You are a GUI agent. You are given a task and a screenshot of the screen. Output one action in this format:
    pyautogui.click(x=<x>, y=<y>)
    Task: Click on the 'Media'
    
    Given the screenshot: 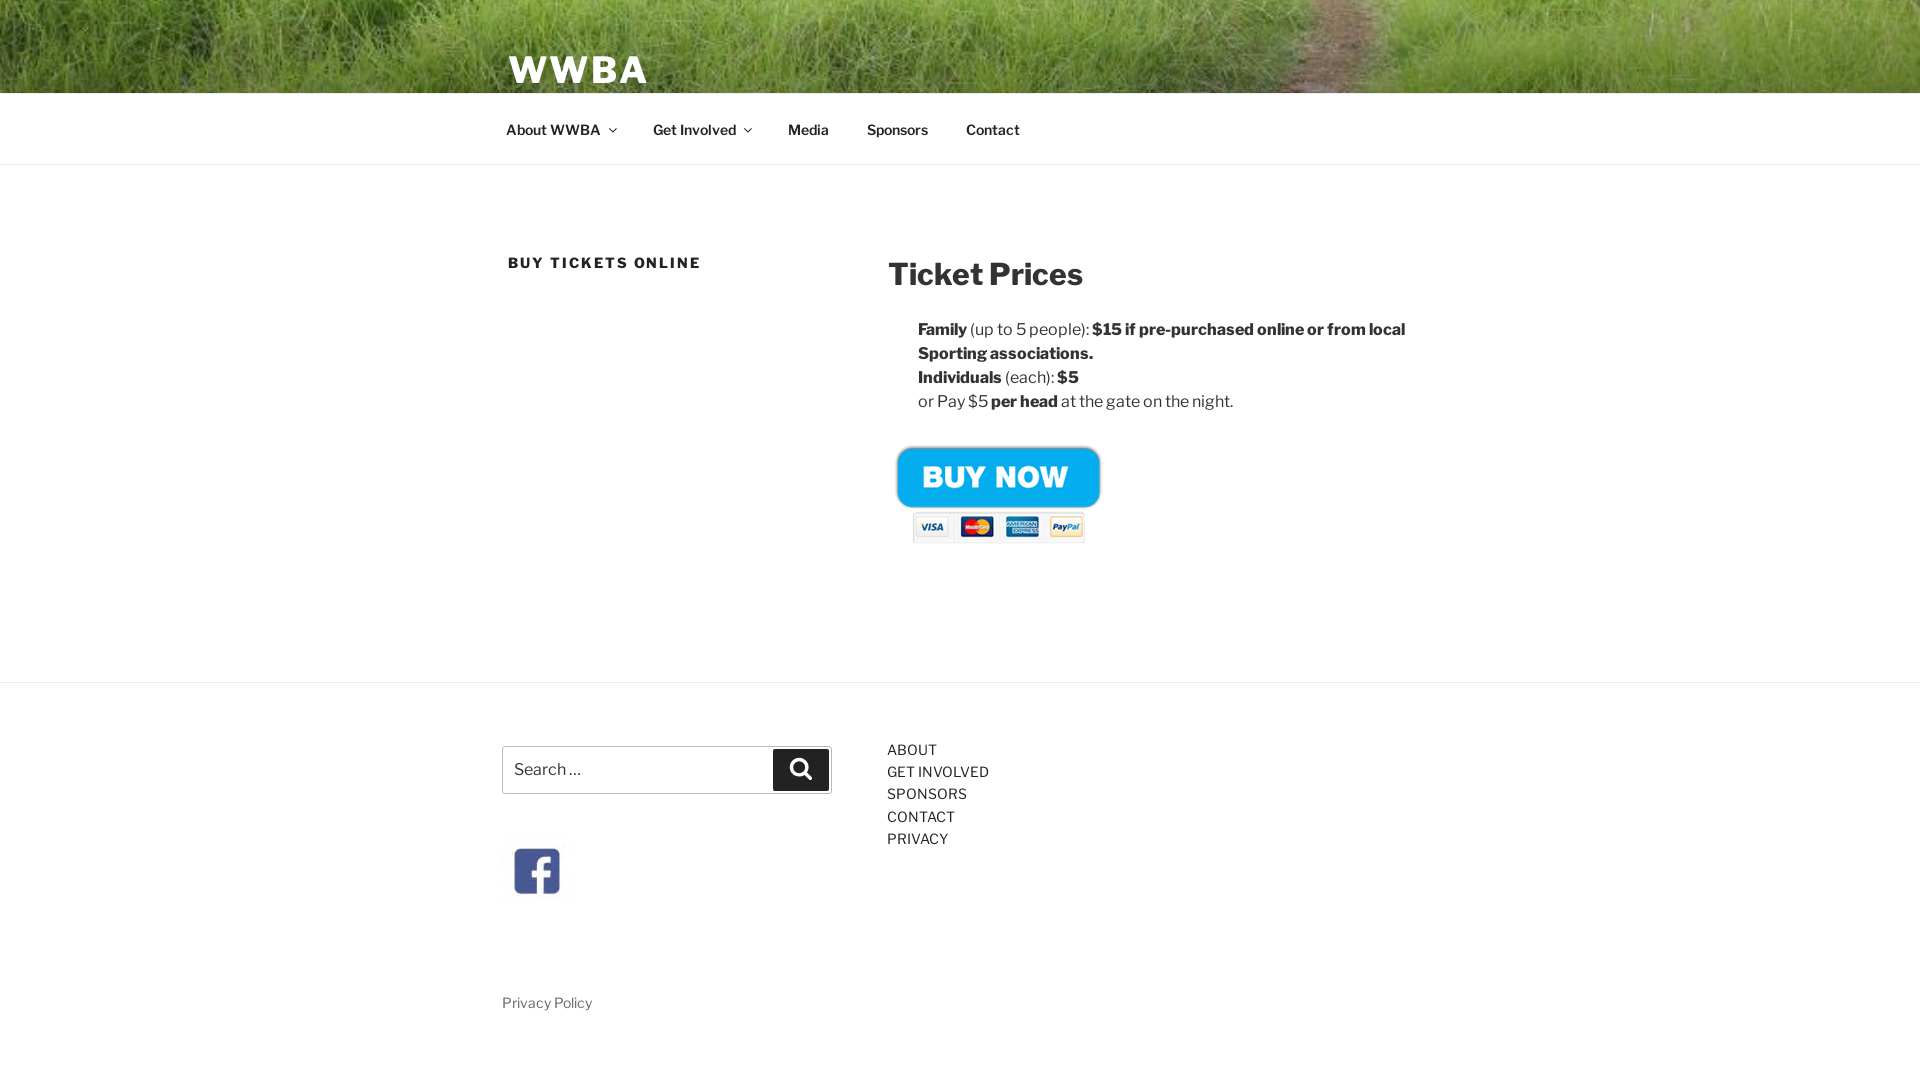 What is the action you would take?
    pyautogui.click(x=807, y=128)
    